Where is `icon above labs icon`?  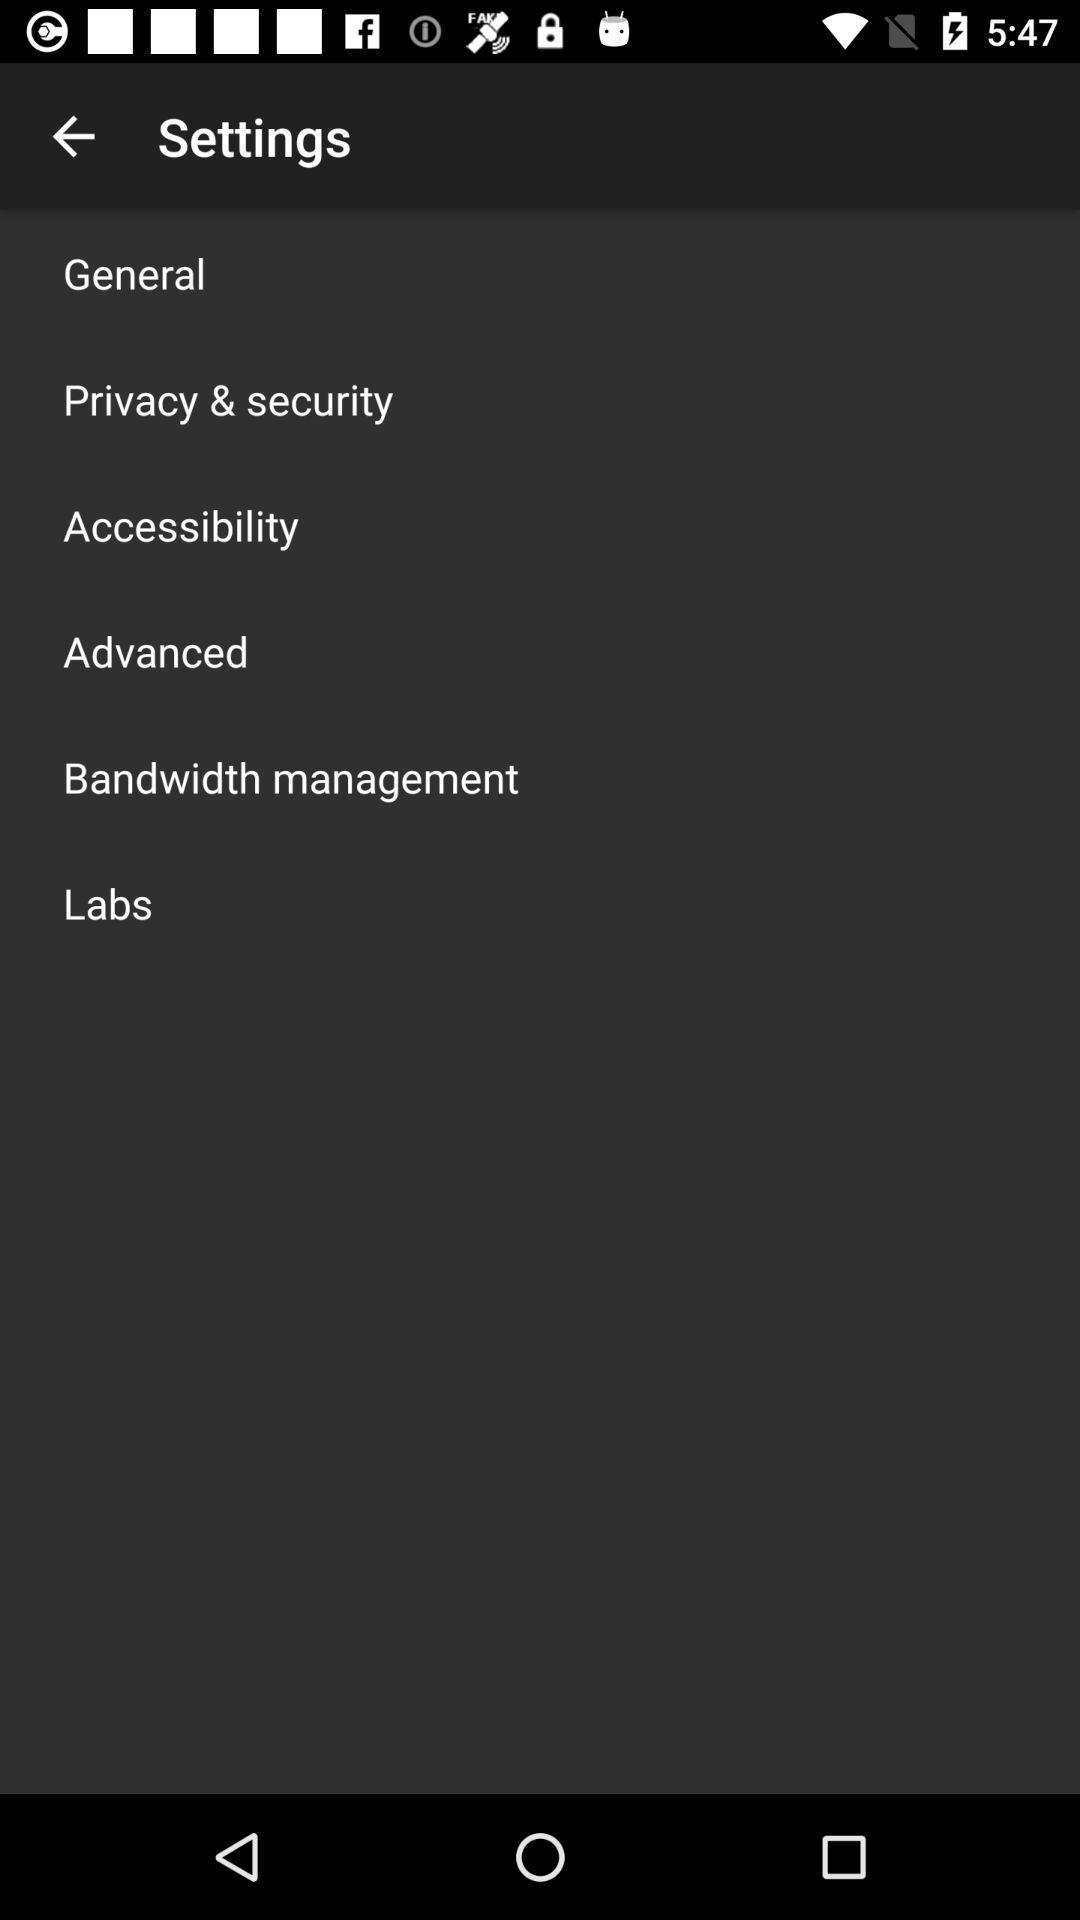
icon above labs icon is located at coordinates (290, 776).